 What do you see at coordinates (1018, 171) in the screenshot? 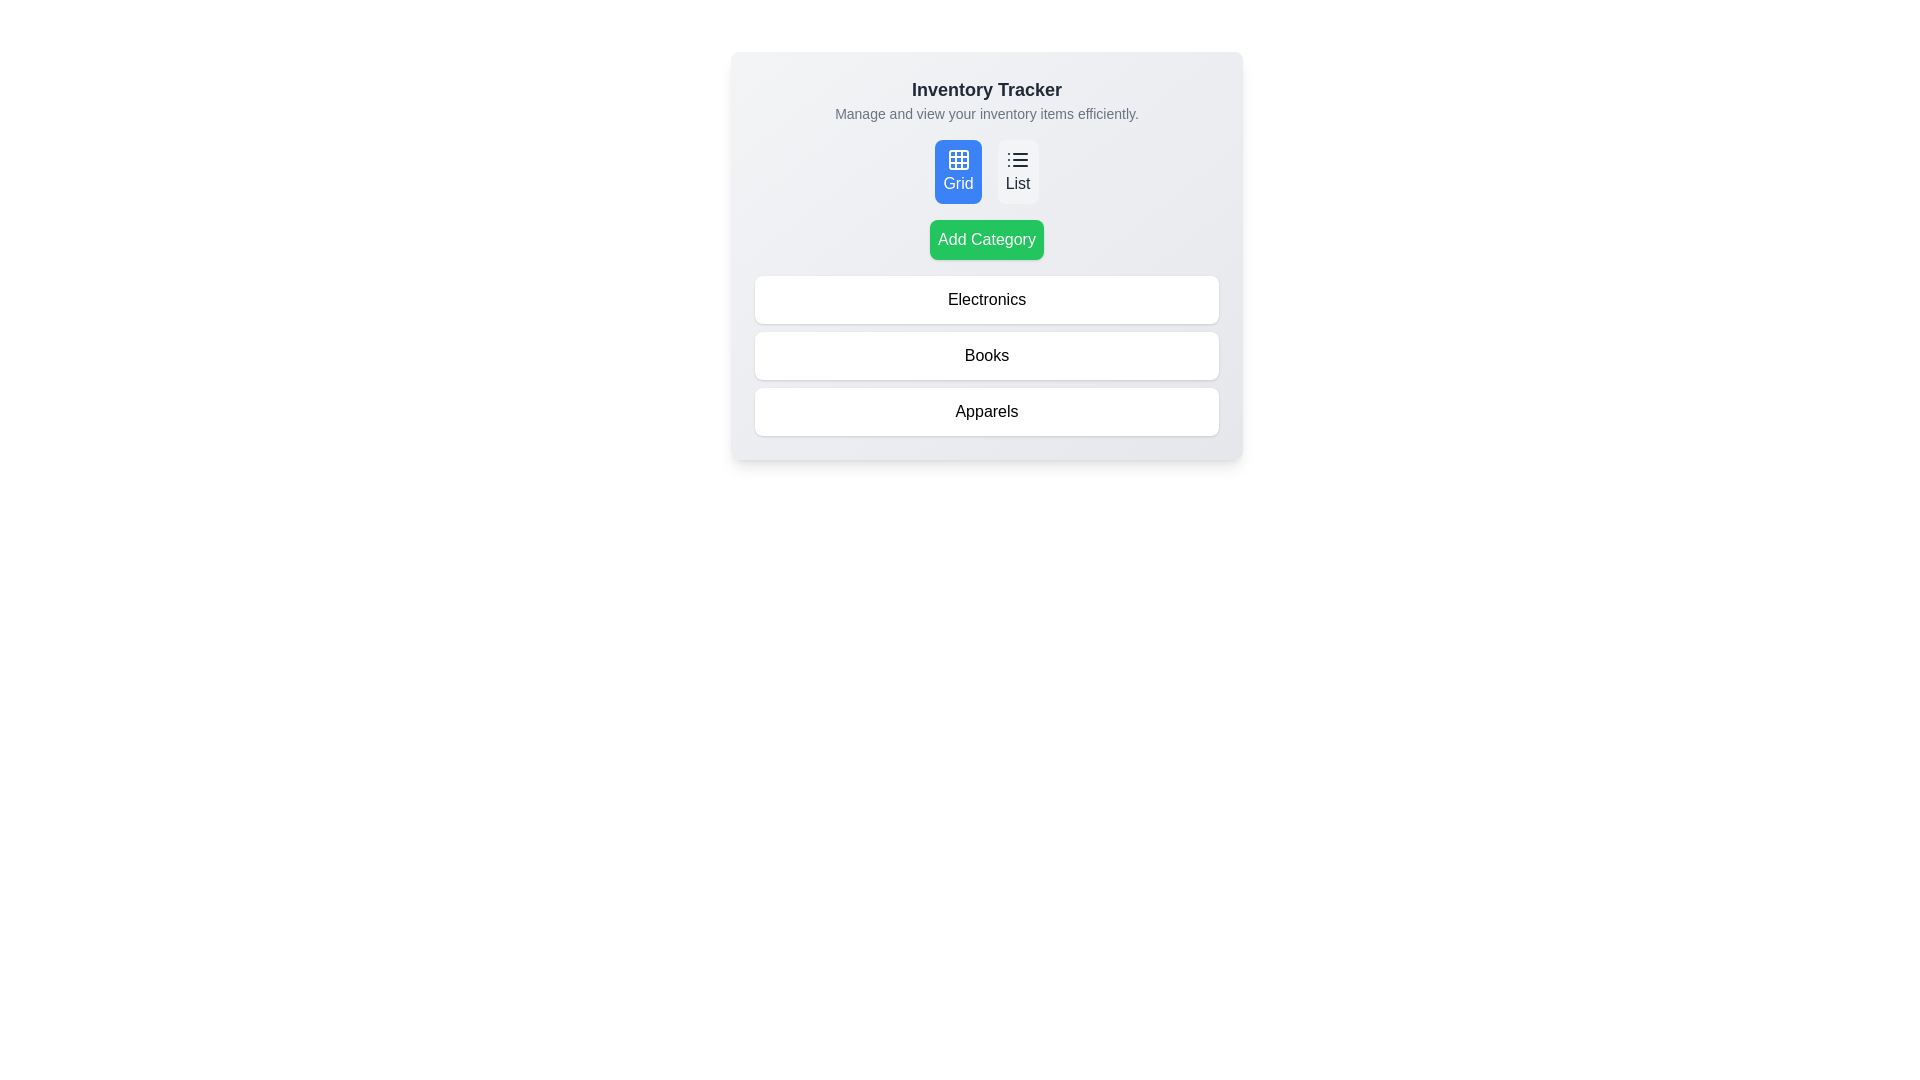
I see `the 'List' button` at bounding box center [1018, 171].